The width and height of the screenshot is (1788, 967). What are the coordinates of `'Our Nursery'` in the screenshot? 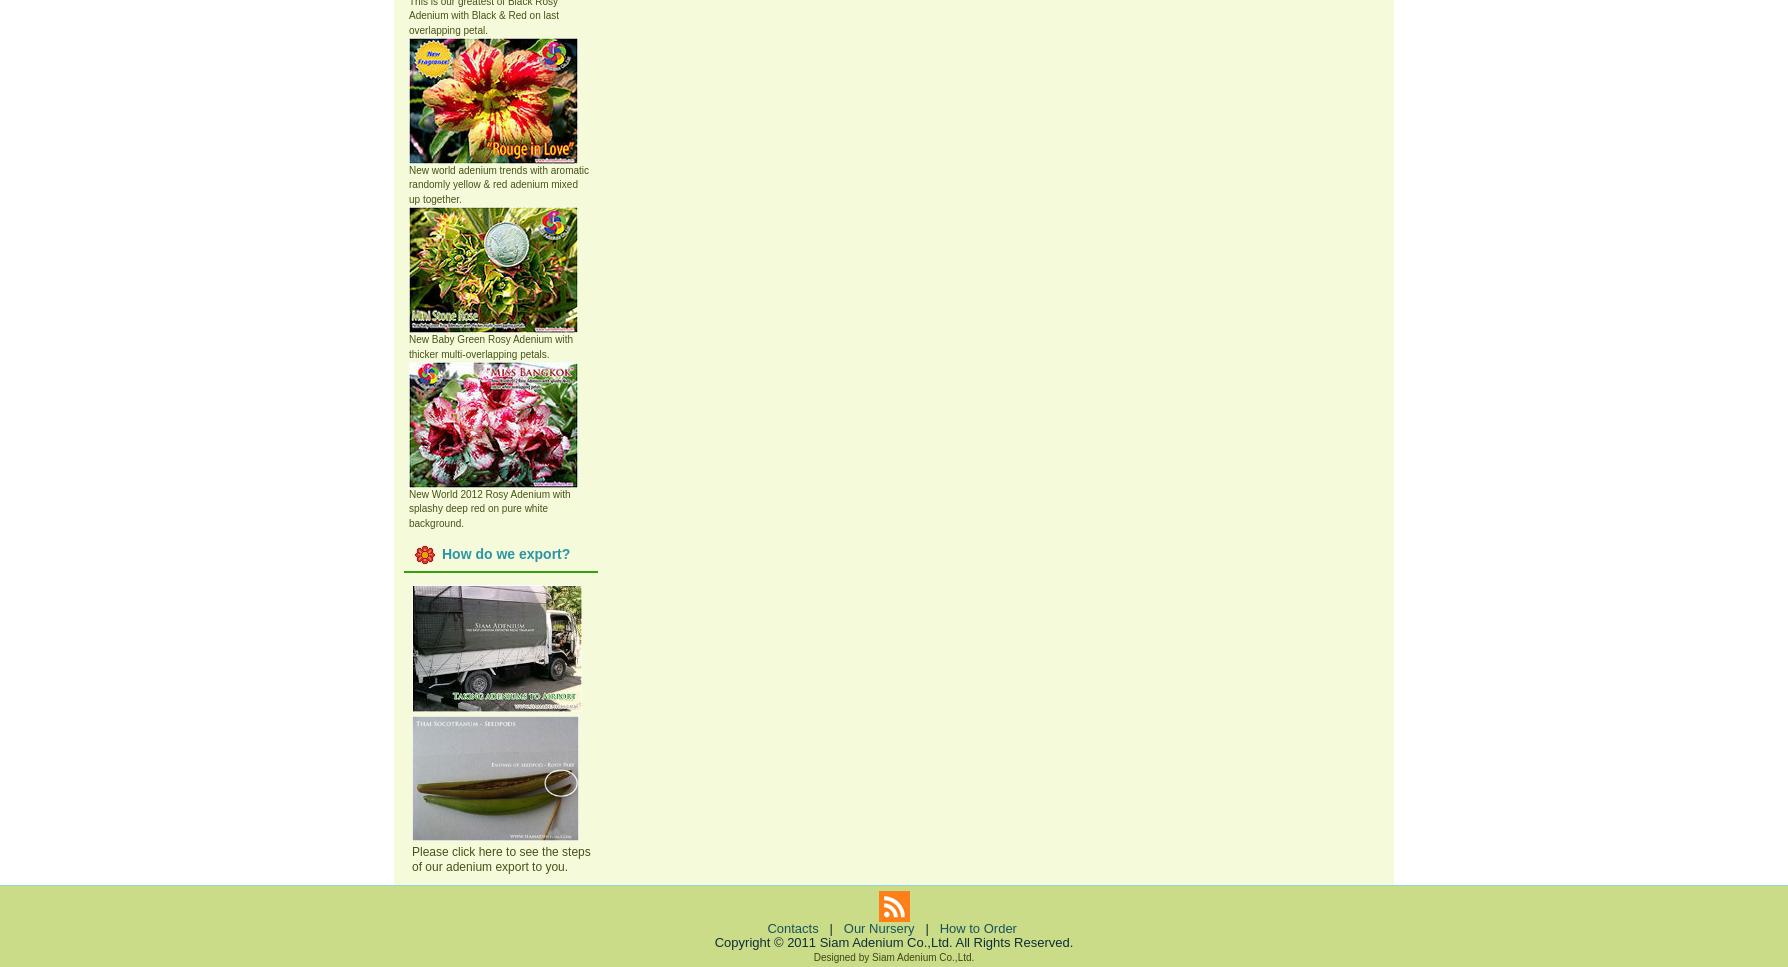 It's located at (877, 927).